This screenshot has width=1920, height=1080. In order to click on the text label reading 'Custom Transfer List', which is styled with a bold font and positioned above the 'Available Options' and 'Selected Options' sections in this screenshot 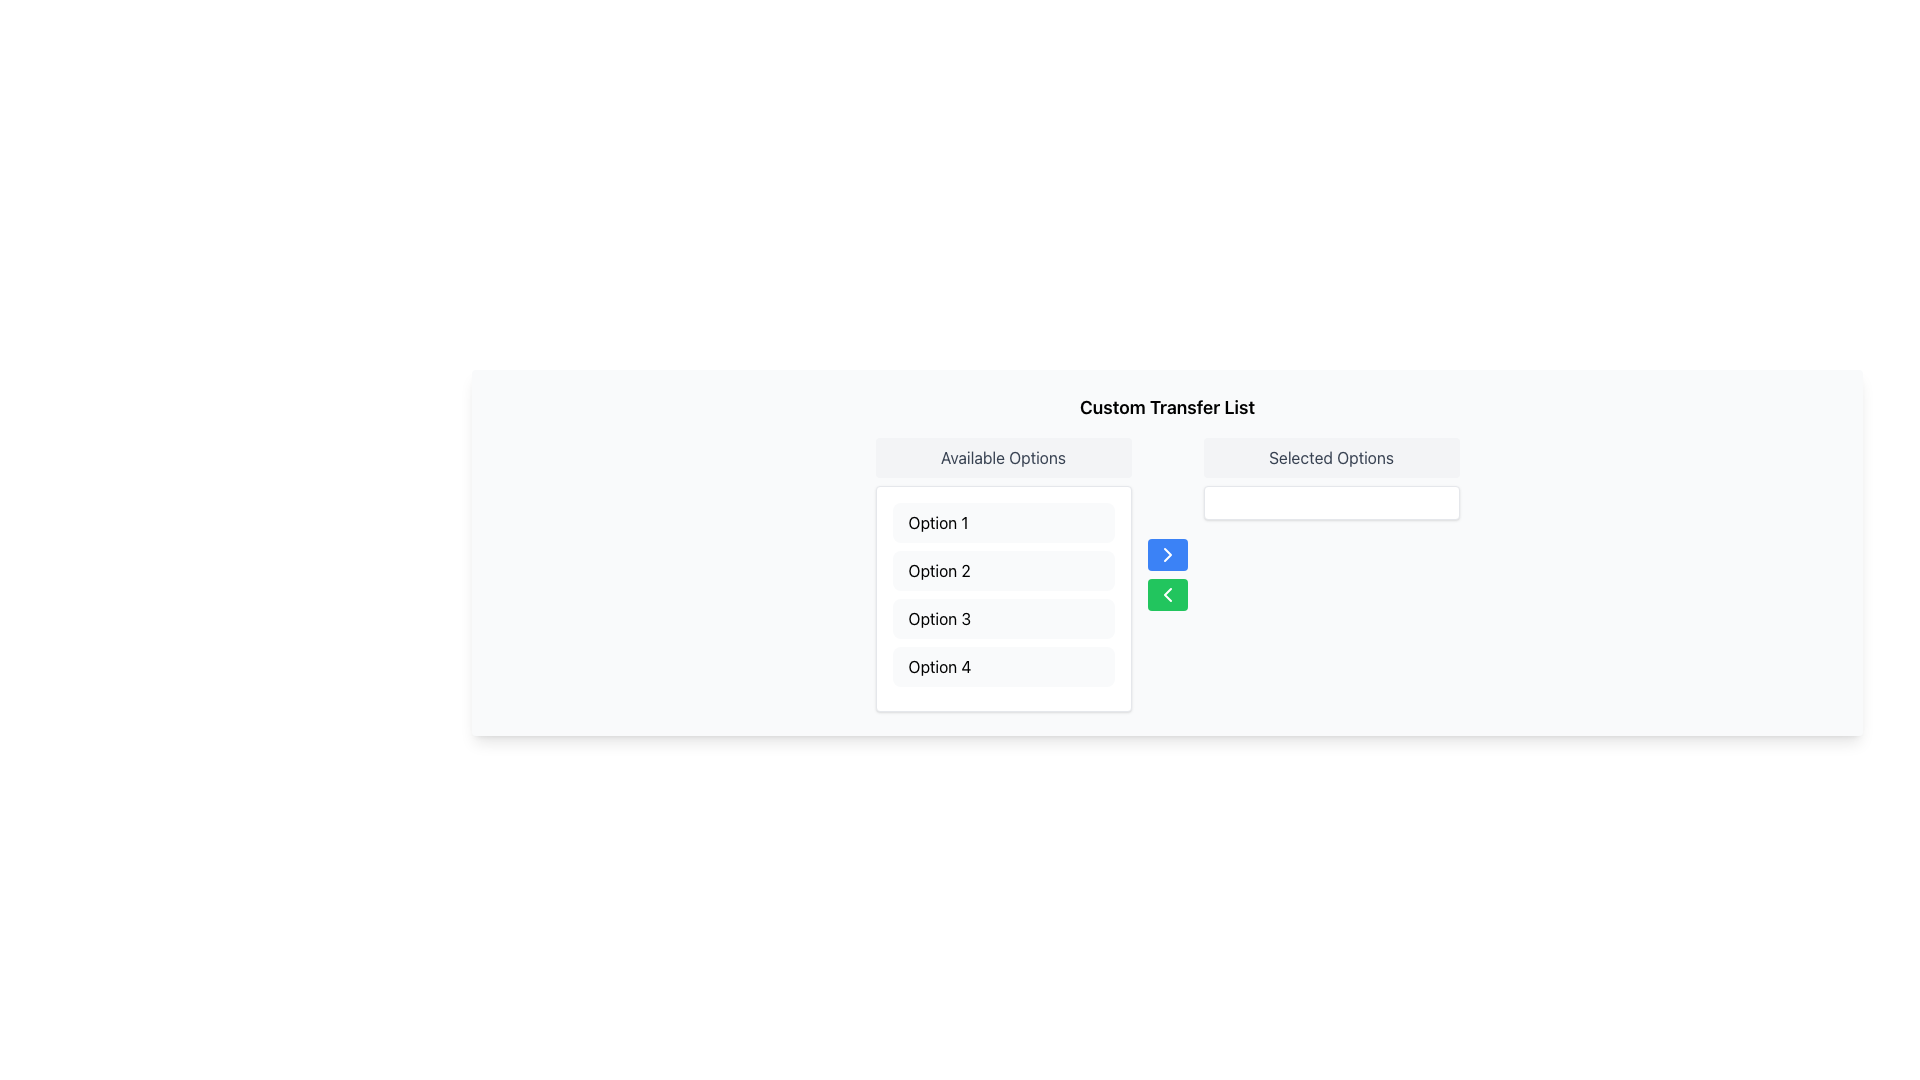, I will do `click(1167, 407)`.